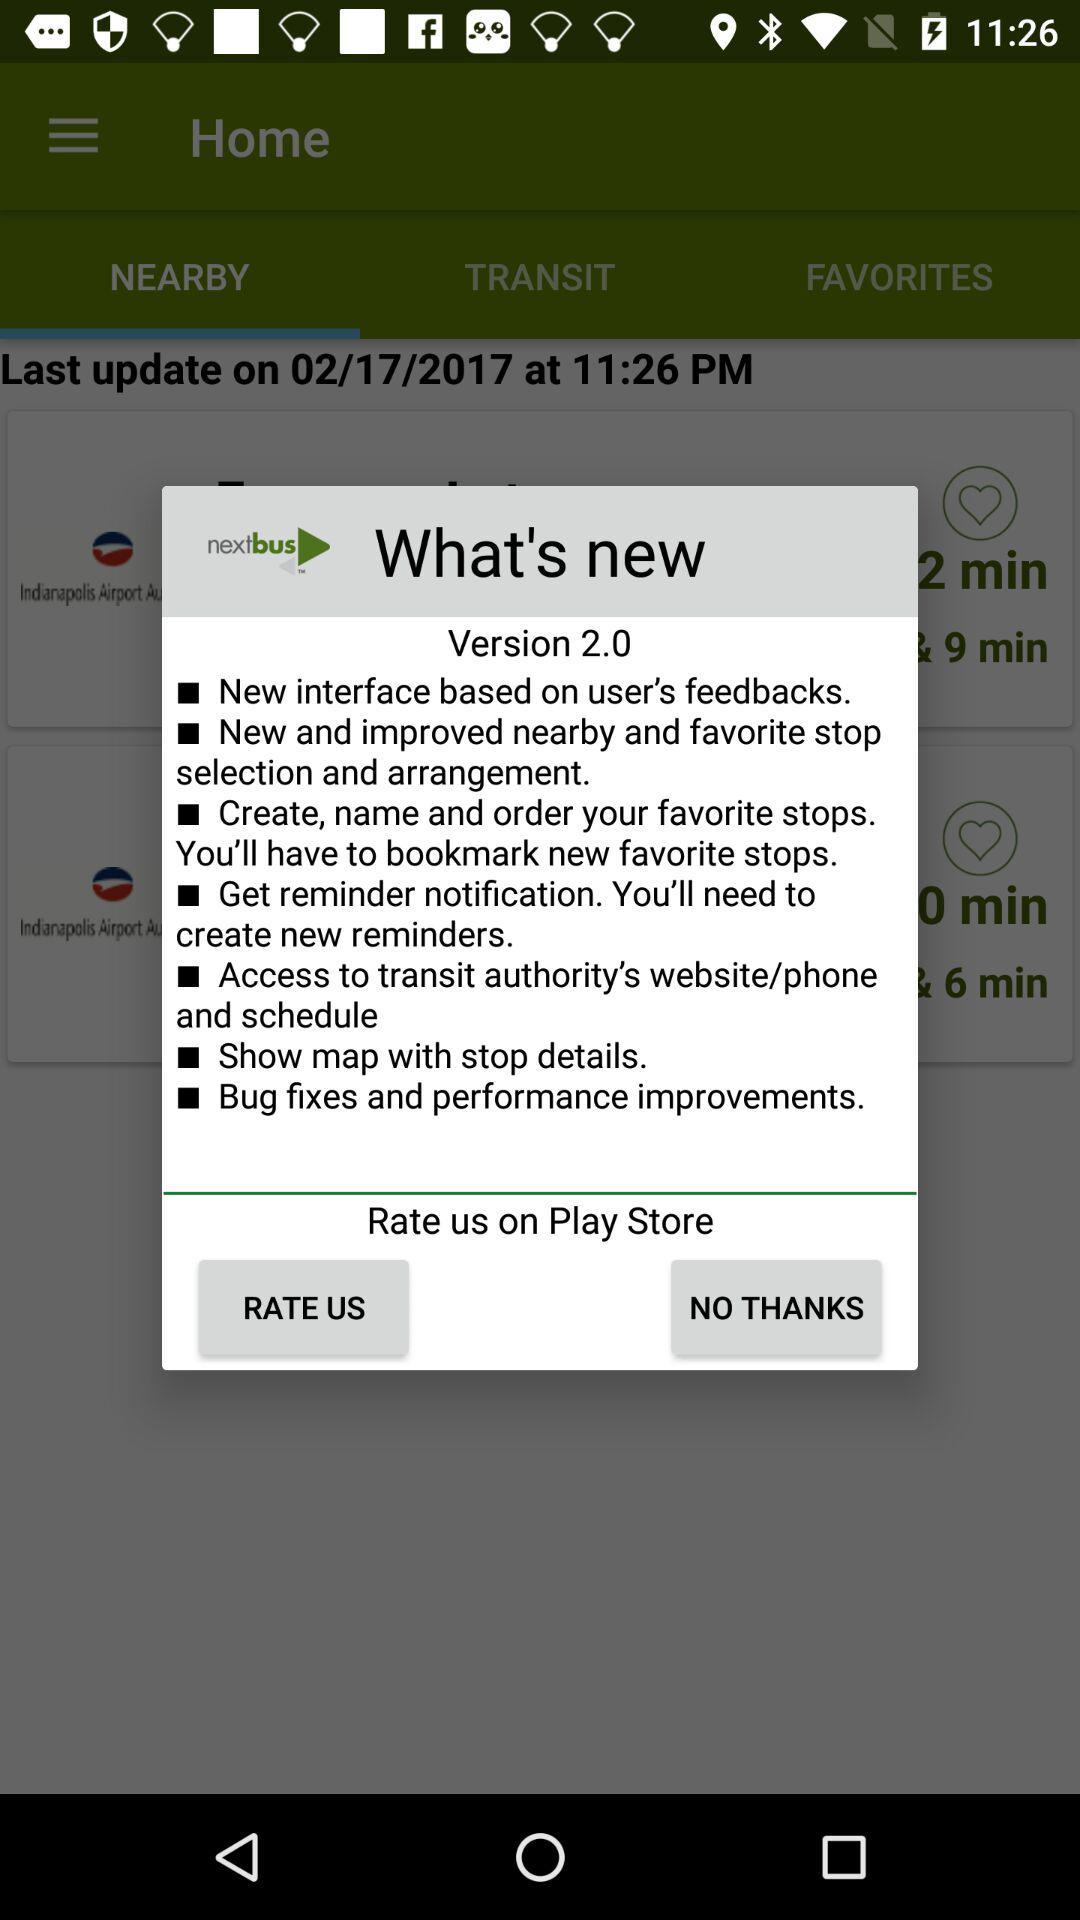  Describe the element at coordinates (775, 1307) in the screenshot. I see `the no thanks at the bottom right corner` at that location.